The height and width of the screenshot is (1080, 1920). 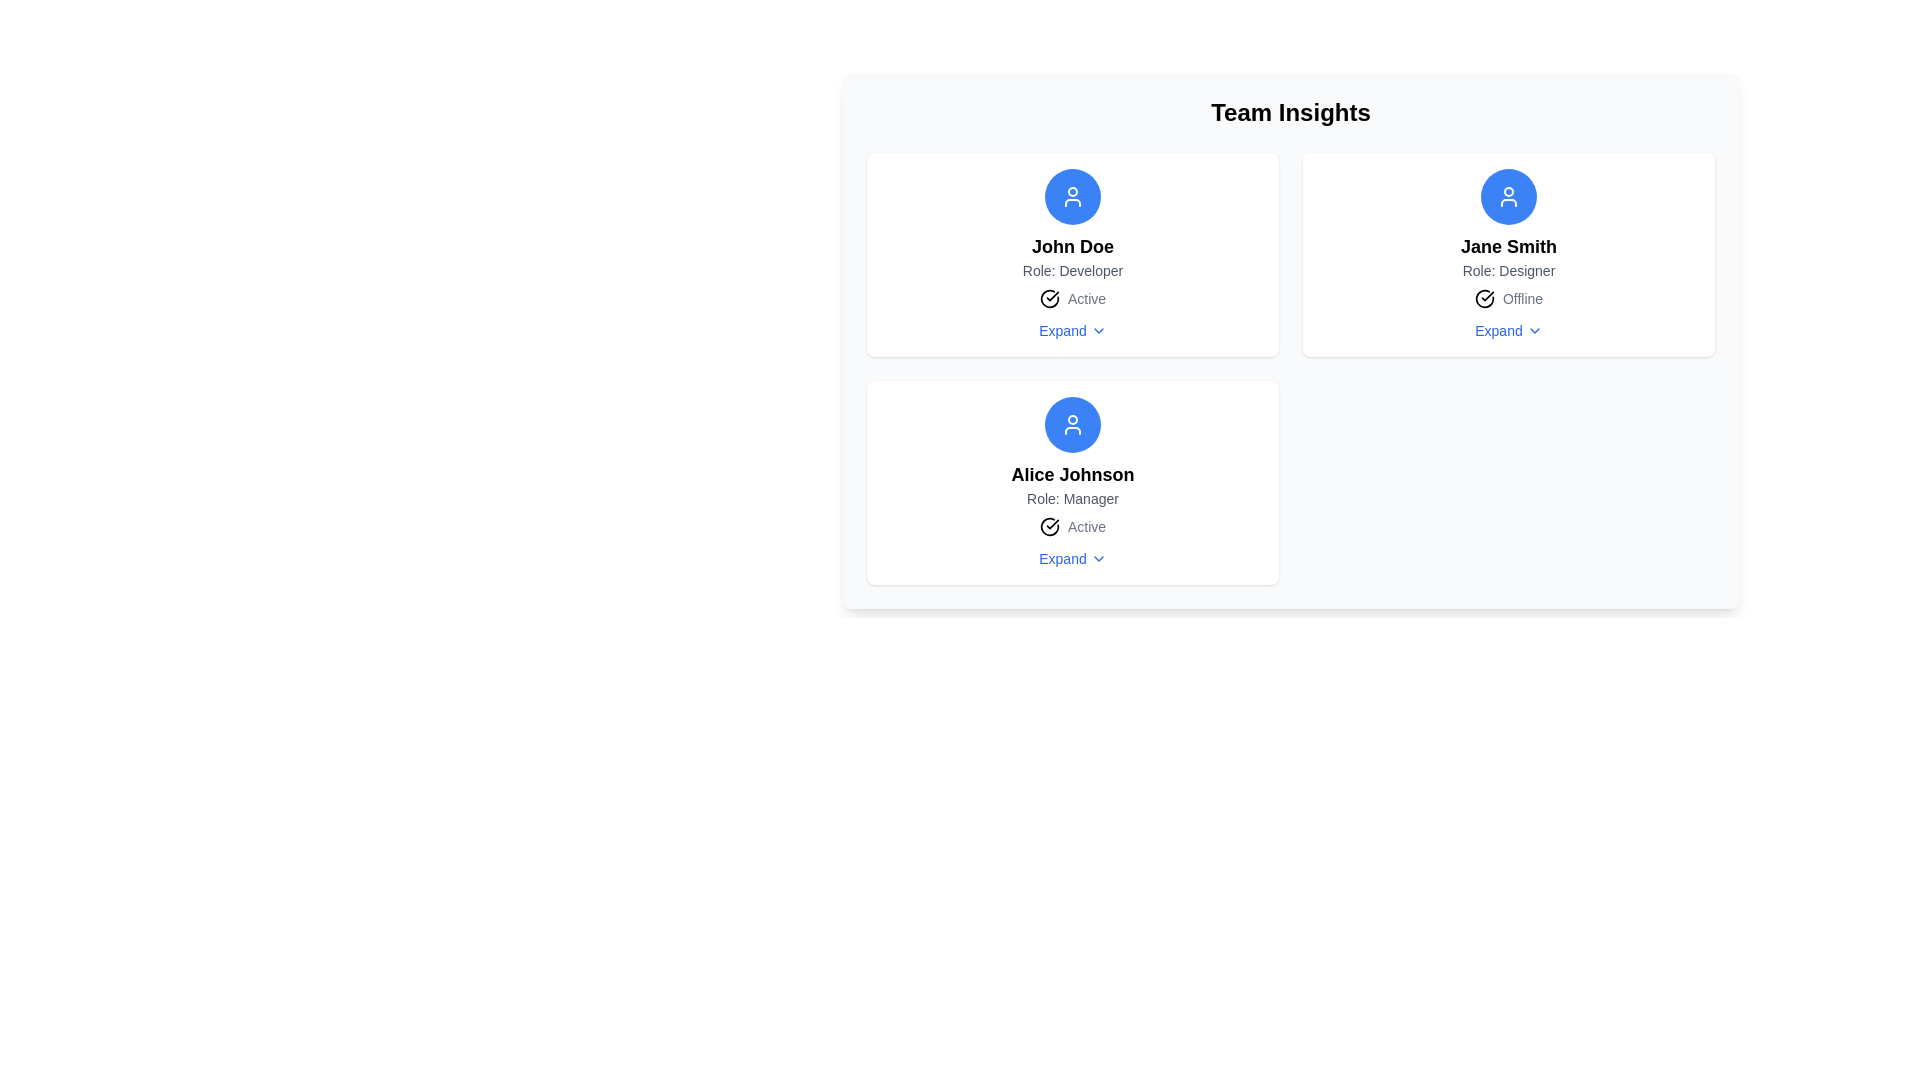 What do you see at coordinates (1521, 299) in the screenshot?
I see `the static text label displaying 'Offline' that indicates the status of 'Jane Smith' in the bottom section of her card` at bounding box center [1521, 299].